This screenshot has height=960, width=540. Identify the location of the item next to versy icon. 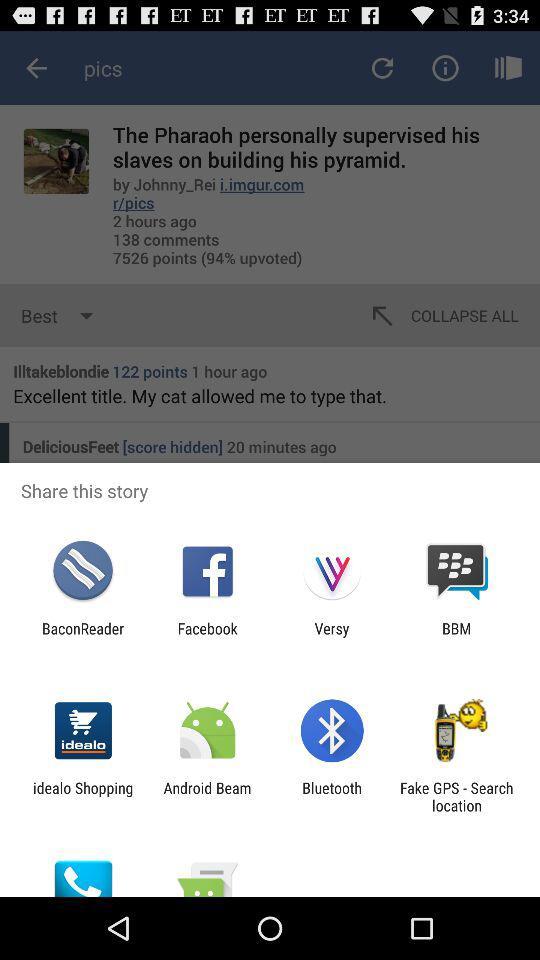
(206, 636).